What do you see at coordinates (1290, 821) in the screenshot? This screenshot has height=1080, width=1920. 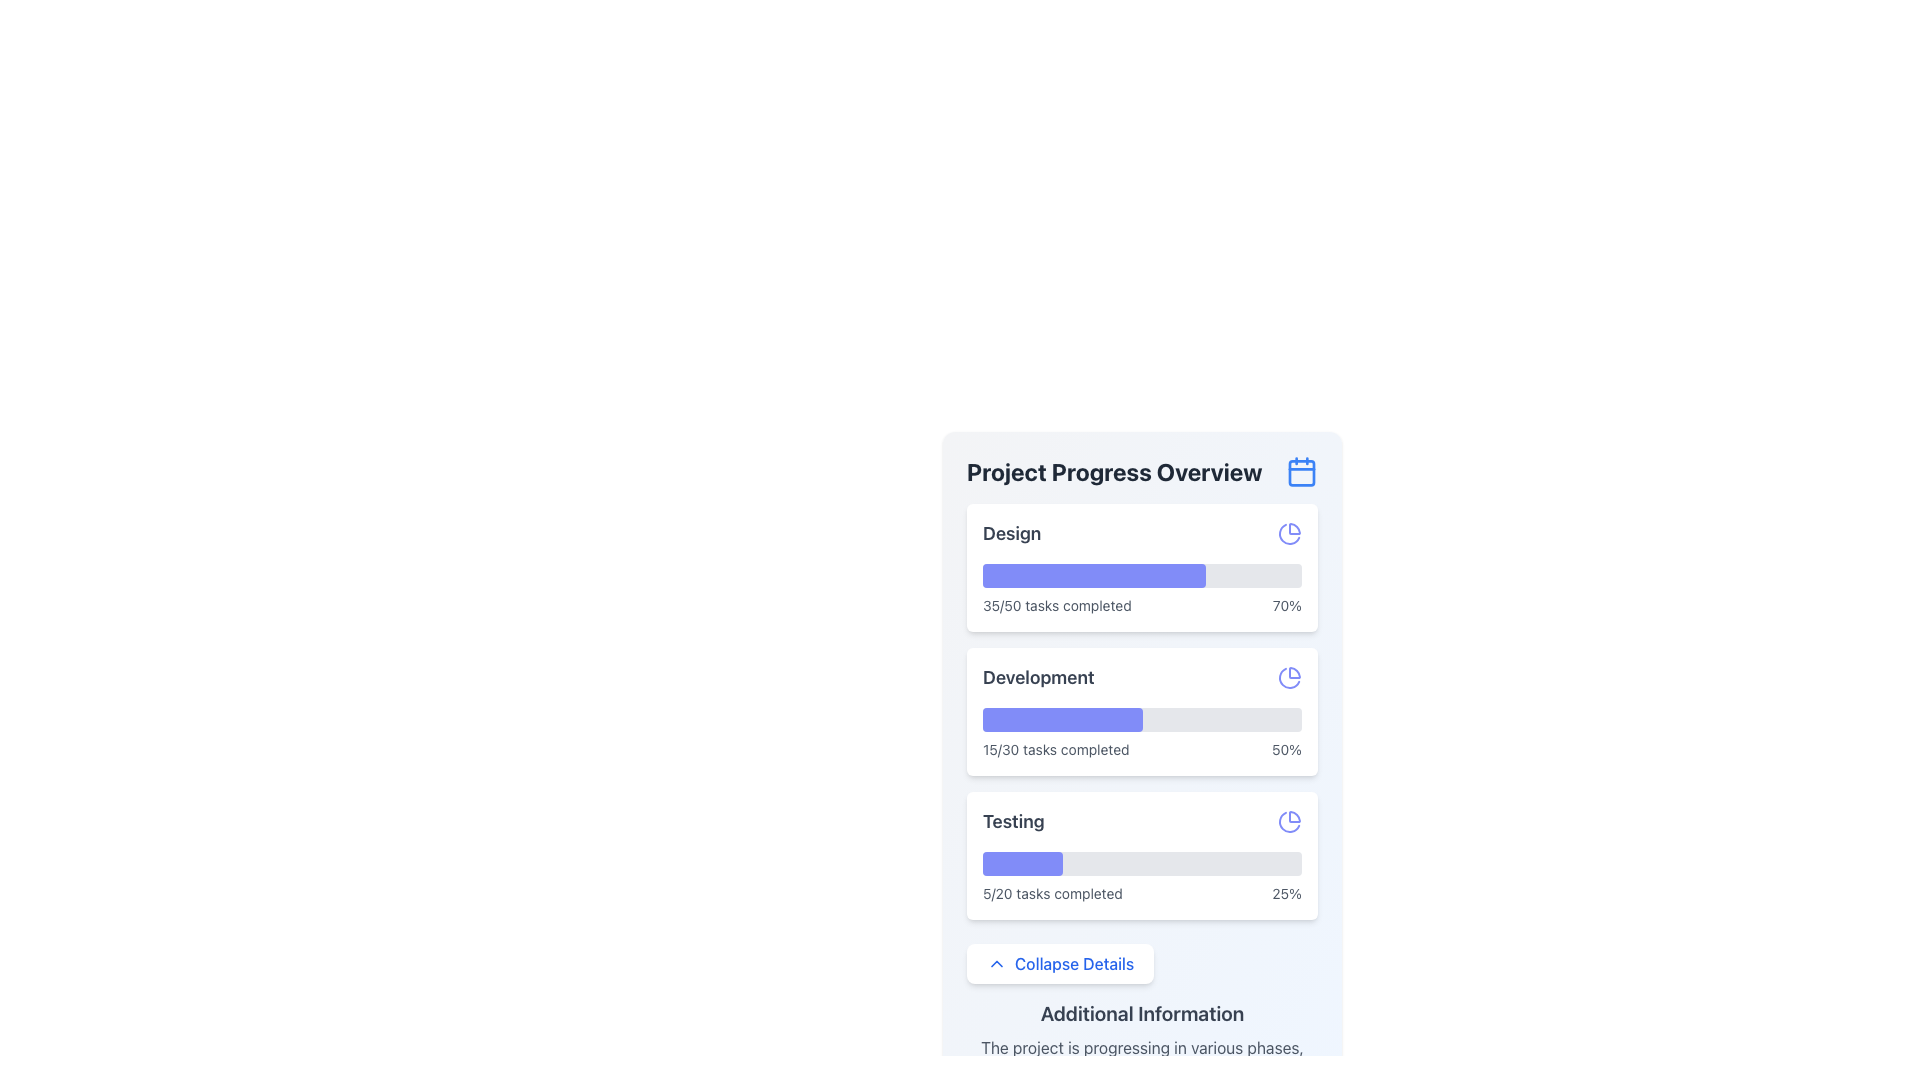 I see `the pie-chart icon with an indigo stroke located adjacent to the 'Testing' text in the 'Project Progress Overview' card` at bounding box center [1290, 821].